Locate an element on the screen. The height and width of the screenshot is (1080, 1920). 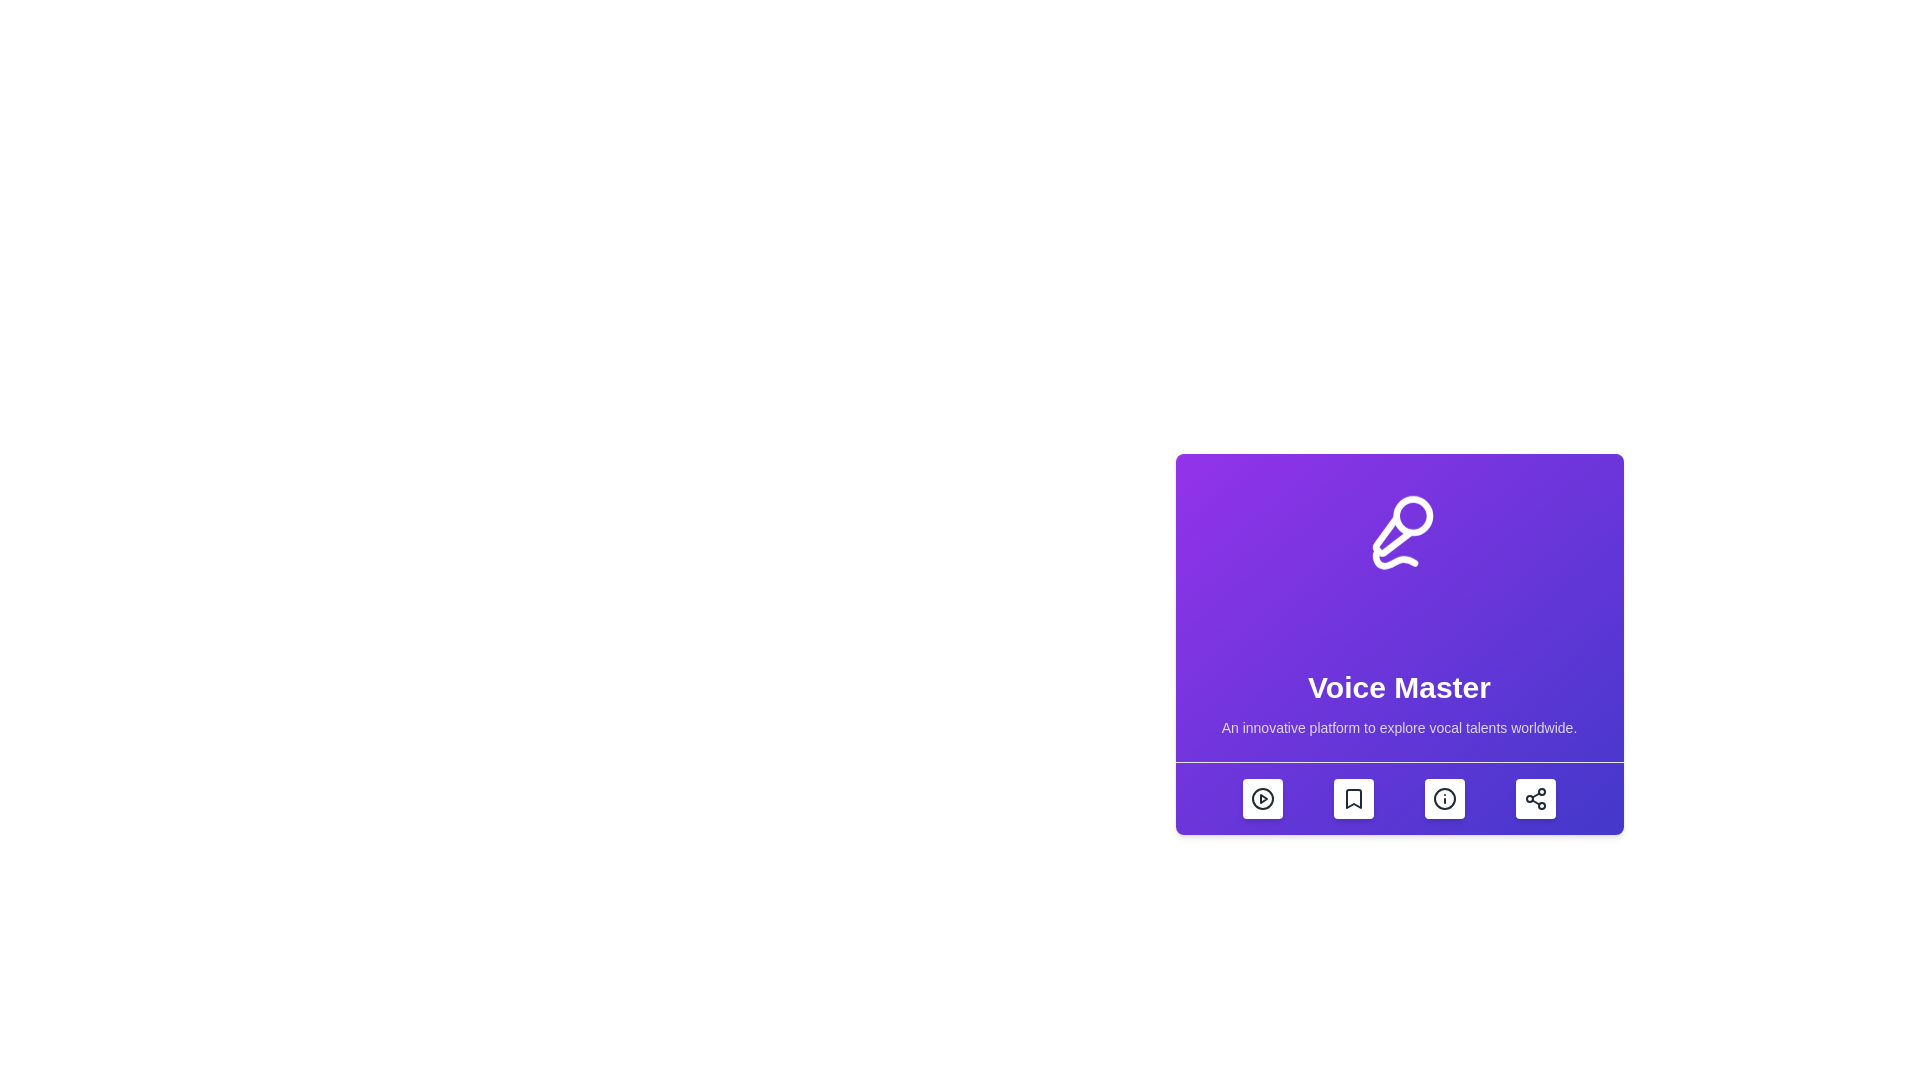
the rounded square button with a white background and a dark share icon is located at coordinates (1535, 797).